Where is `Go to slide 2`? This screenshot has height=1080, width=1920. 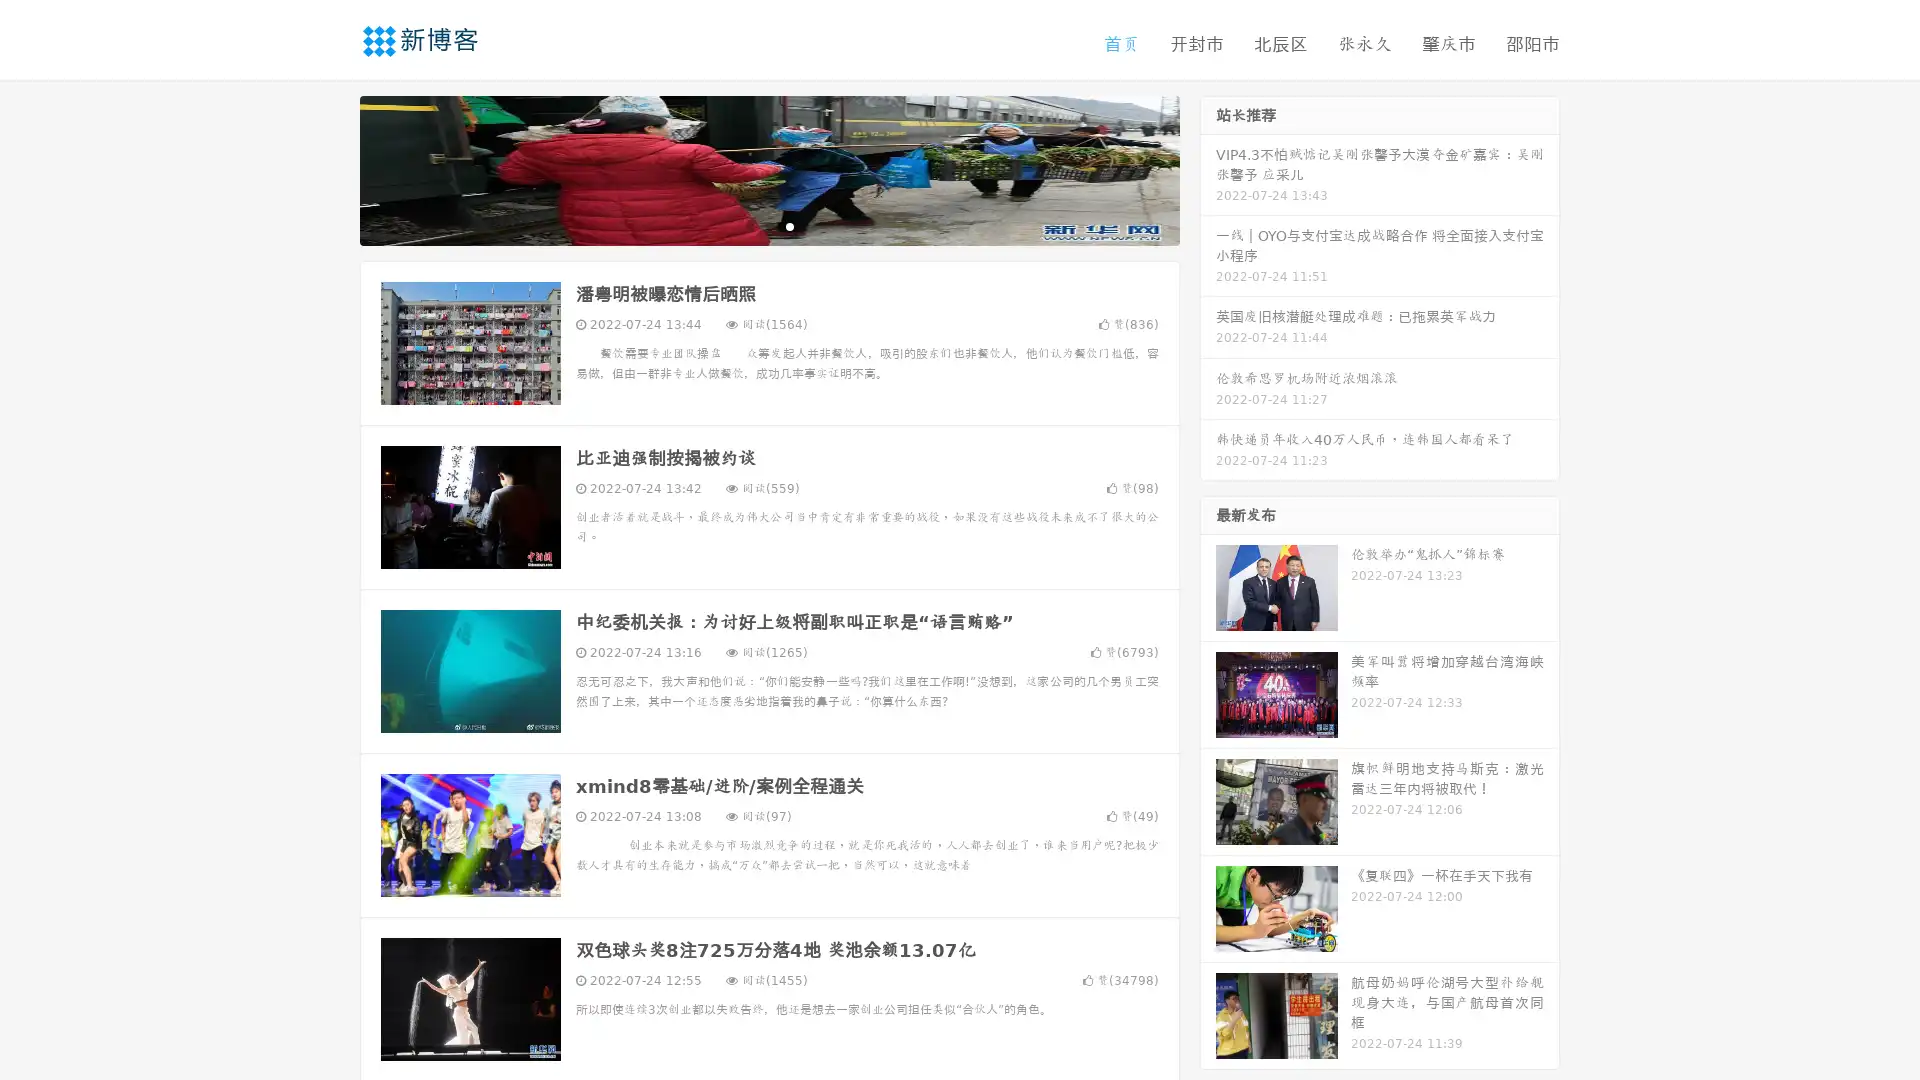 Go to slide 2 is located at coordinates (768, 225).